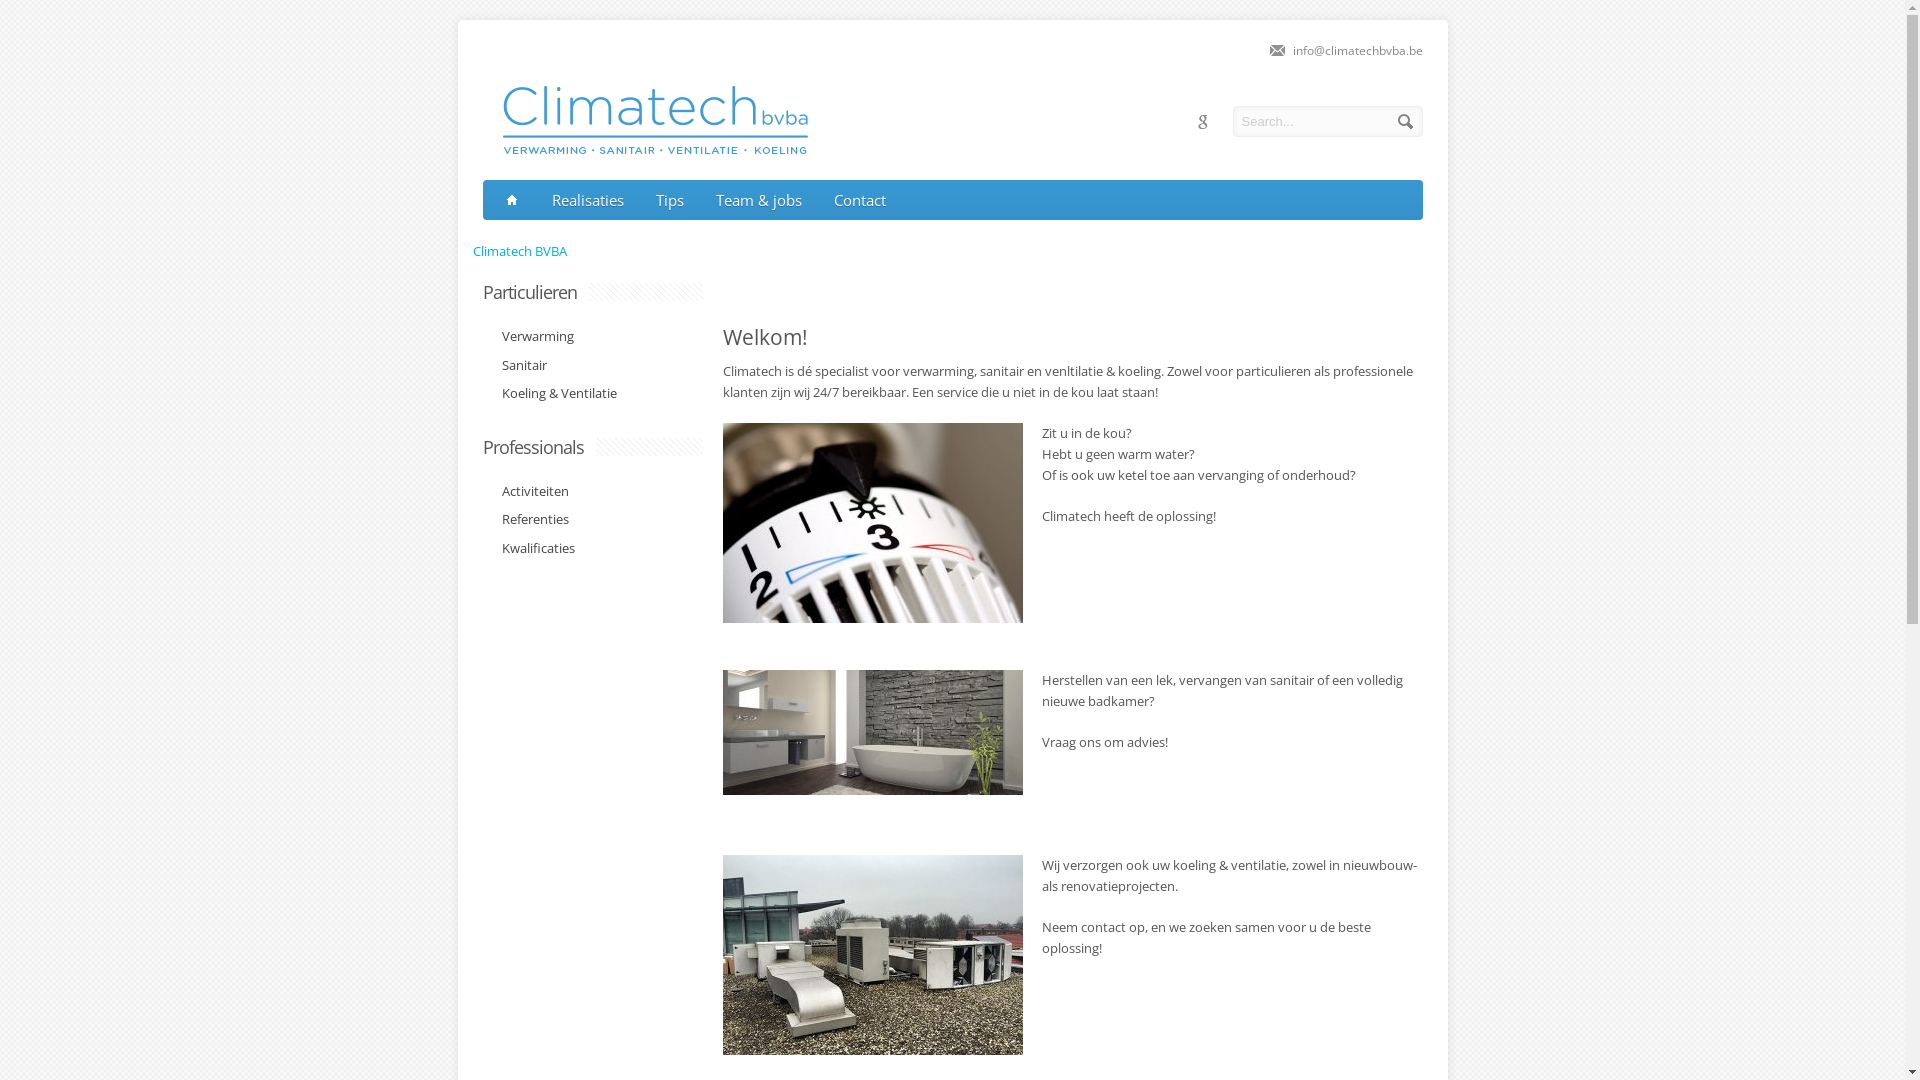 This screenshot has width=1920, height=1080. I want to click on 'Koeling & Ventilatie', so click(553, 393).